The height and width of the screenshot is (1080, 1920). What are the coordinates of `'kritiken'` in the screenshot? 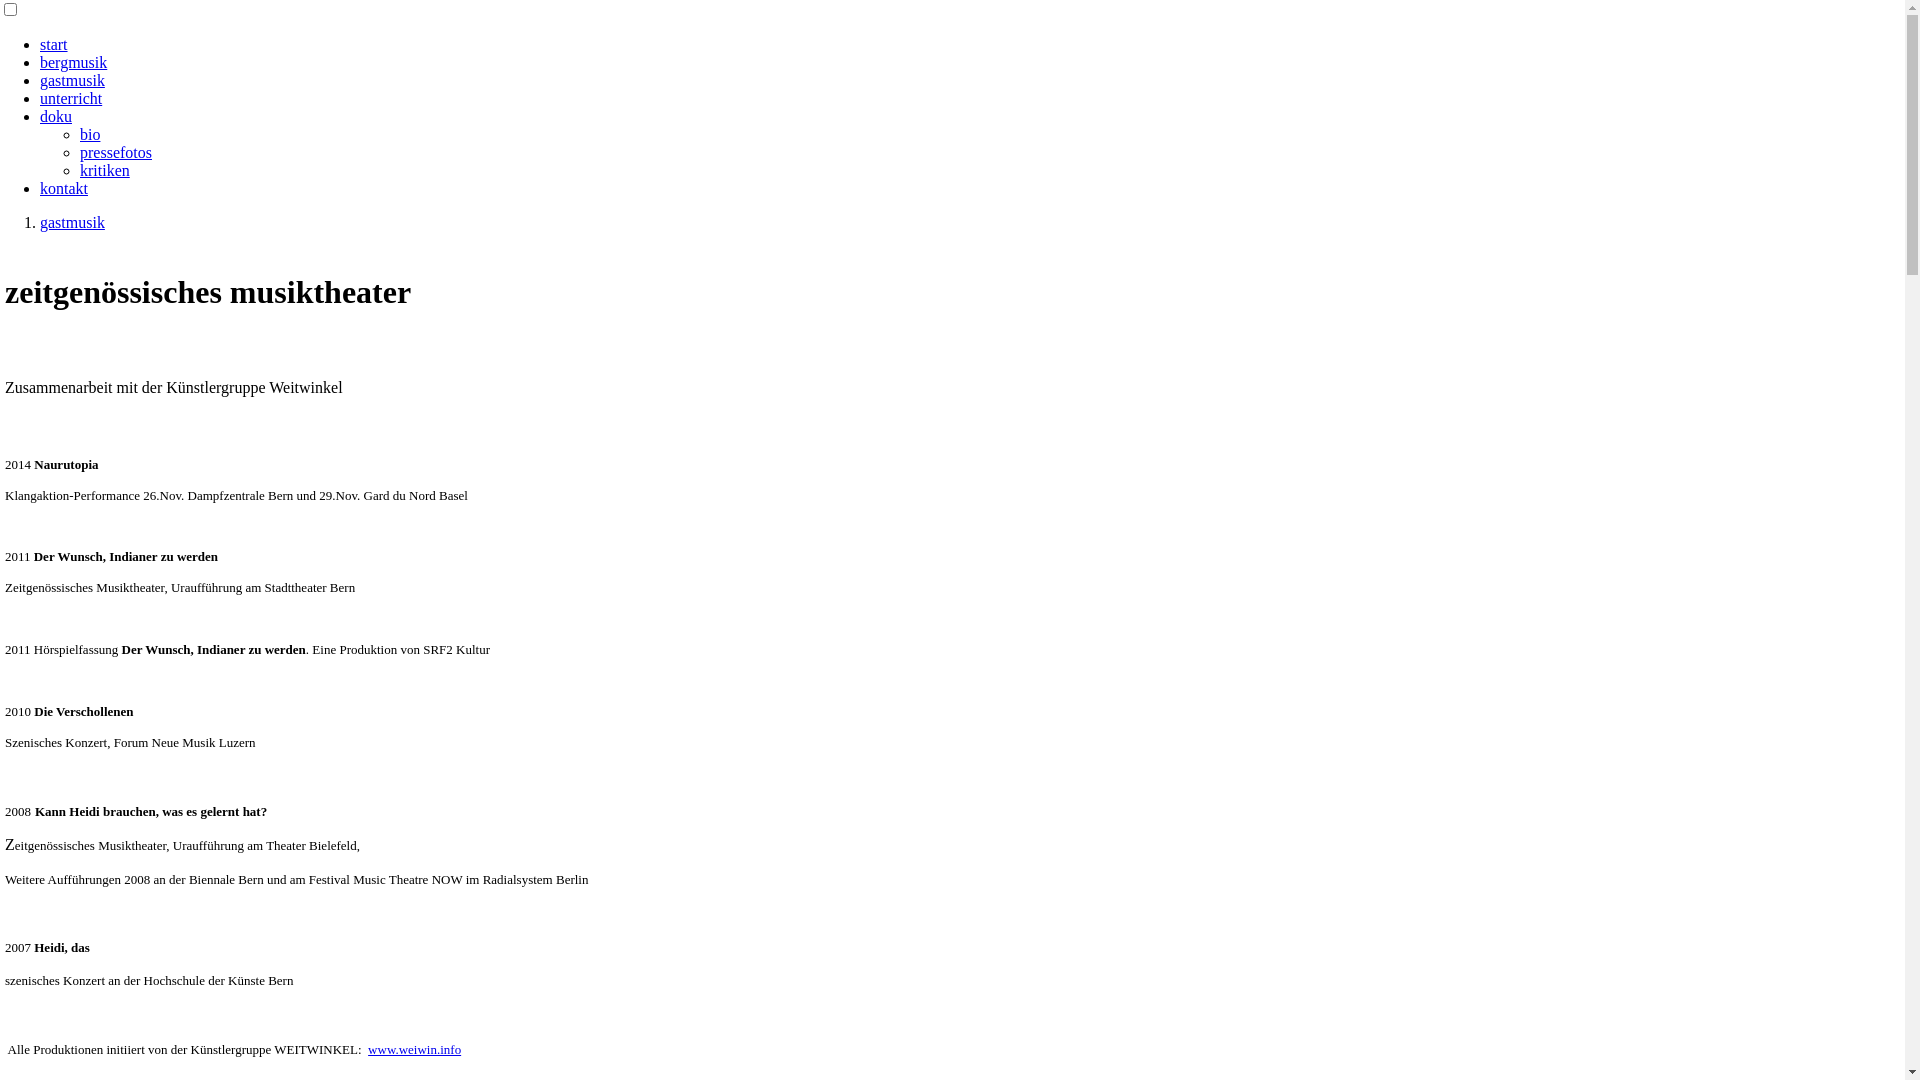 It's located at (104, 169).